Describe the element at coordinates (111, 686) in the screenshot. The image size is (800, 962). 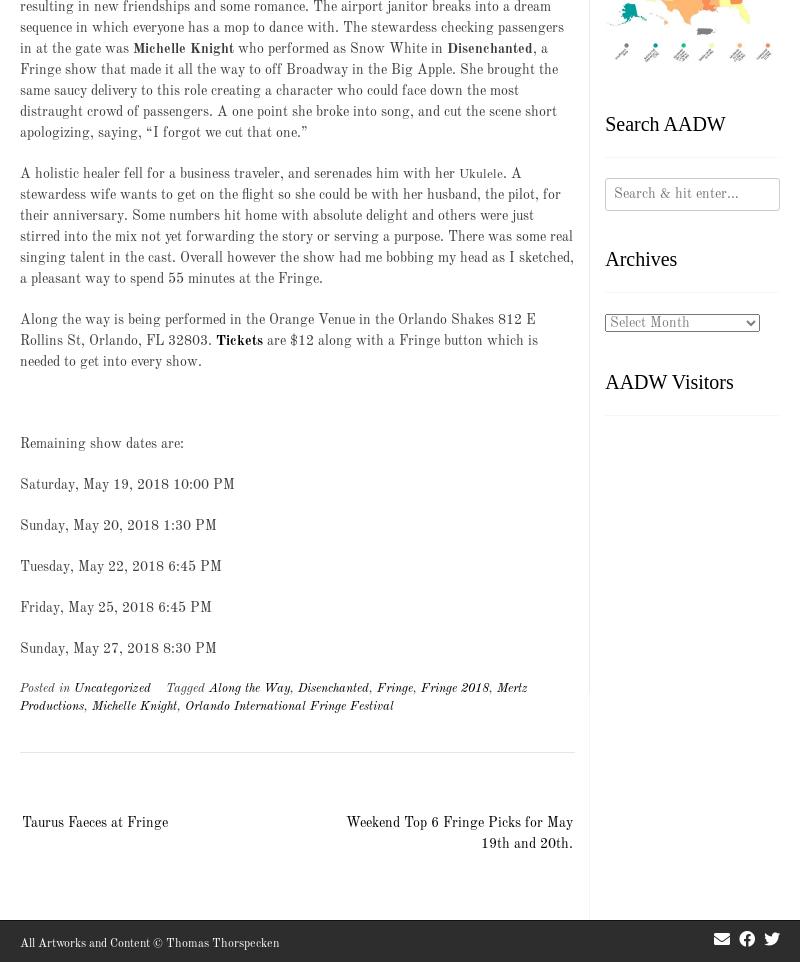
I see `'Uncategorized'` at that location.